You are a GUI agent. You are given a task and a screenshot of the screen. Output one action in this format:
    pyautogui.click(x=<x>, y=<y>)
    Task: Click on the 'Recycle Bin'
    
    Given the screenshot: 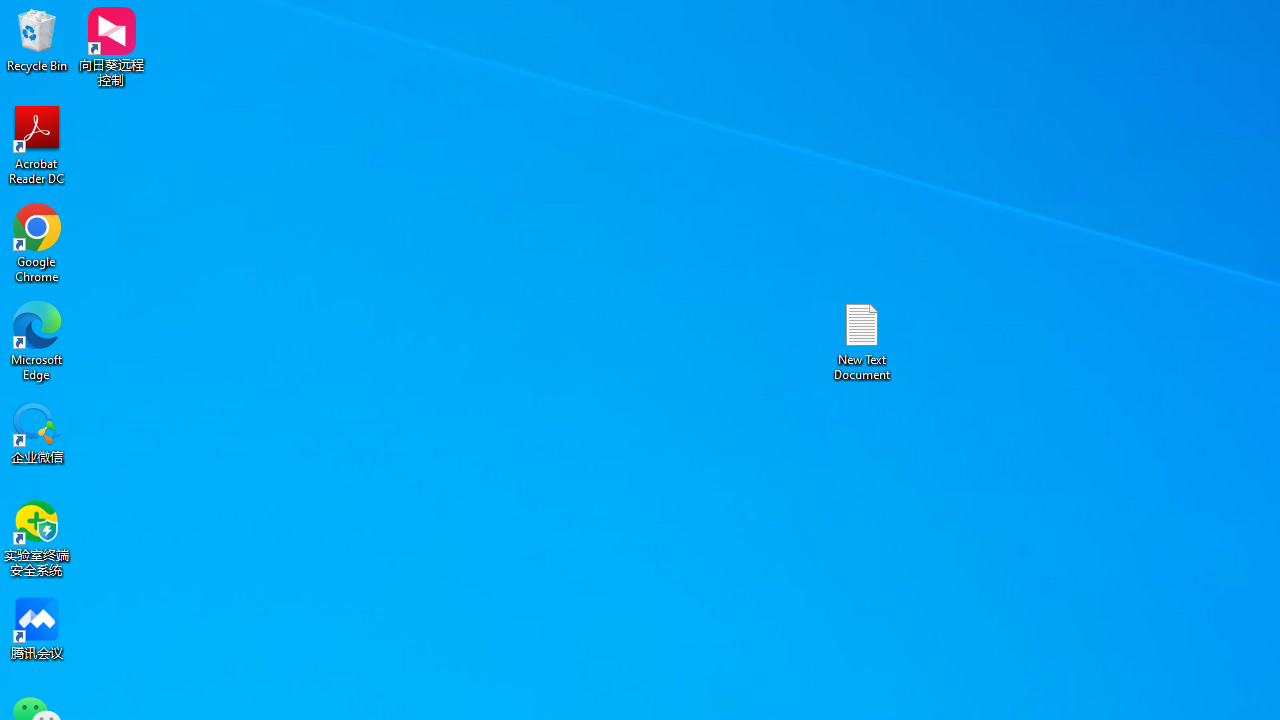 What is the action you would take?
    pyautogui.click(x=37, y=39)
    